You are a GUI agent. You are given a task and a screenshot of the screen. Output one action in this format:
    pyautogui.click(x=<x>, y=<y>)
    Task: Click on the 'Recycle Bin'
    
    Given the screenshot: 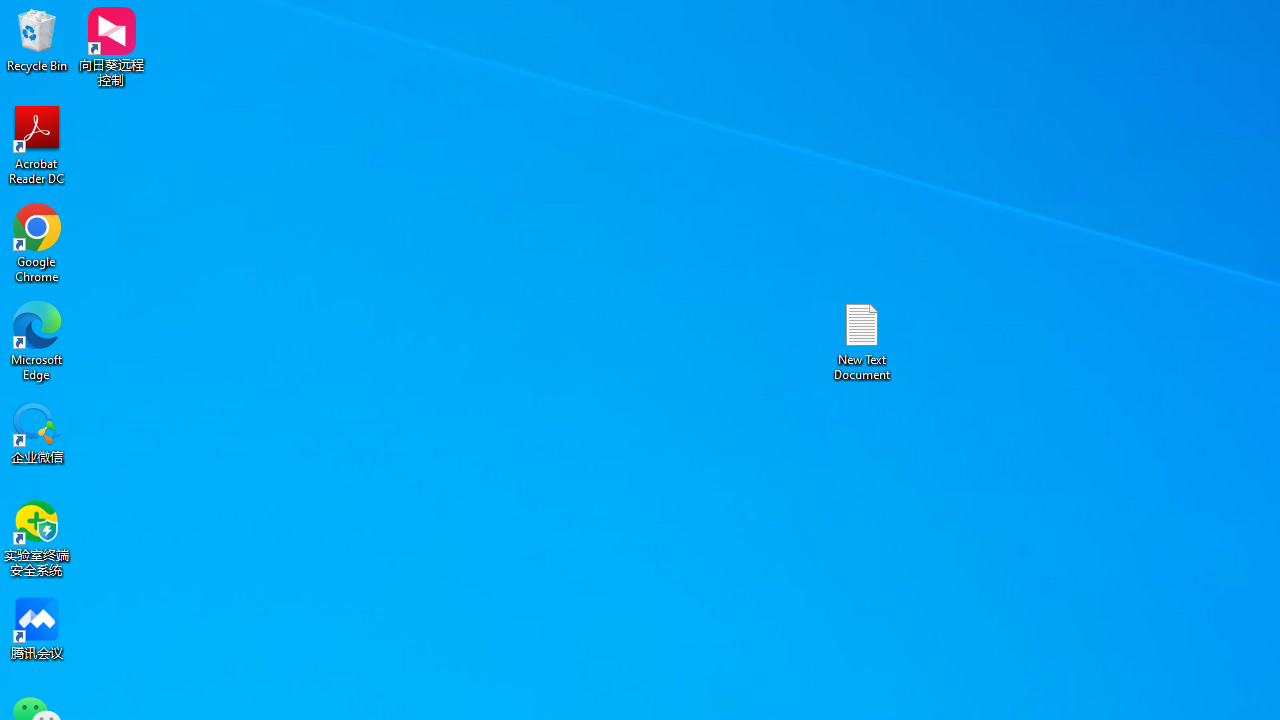 What is the action you would take?
    pyautogui.click(x=37, y=39)
    